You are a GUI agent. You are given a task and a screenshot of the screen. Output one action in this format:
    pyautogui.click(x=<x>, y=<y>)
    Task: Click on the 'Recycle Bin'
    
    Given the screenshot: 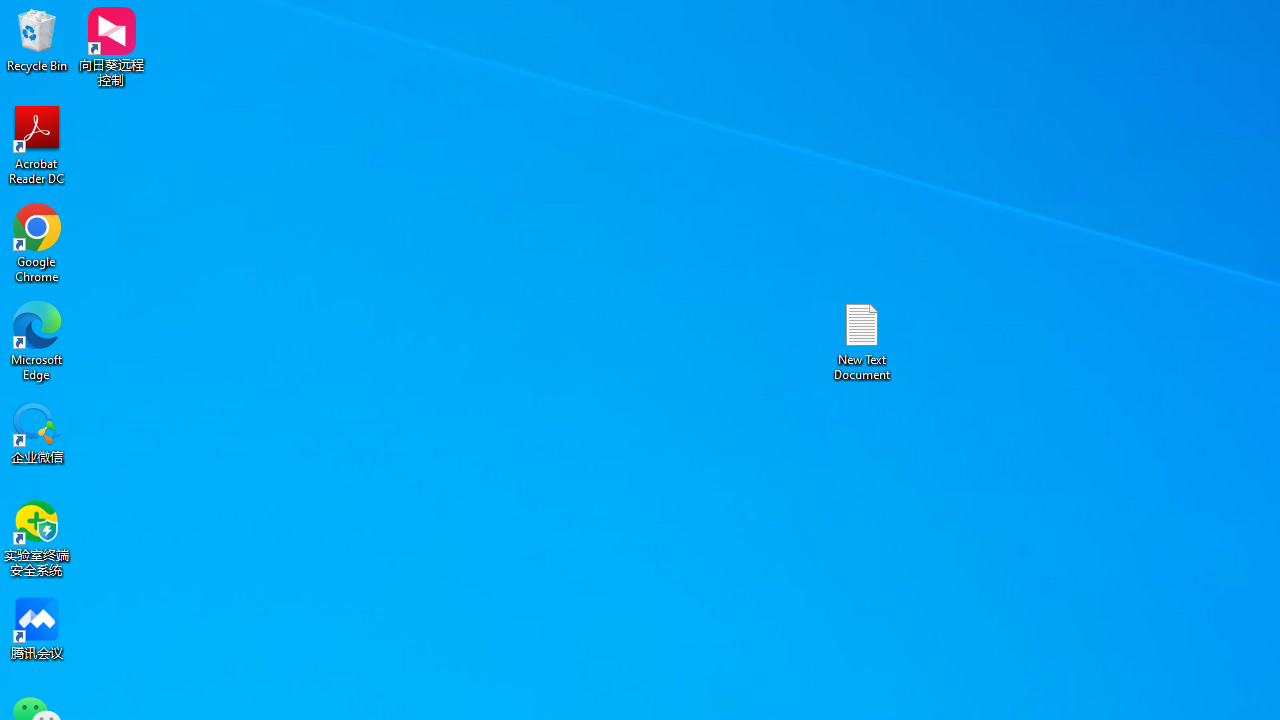 What is the action you would take?
    pyautogui.click(x=37, y=39)
    